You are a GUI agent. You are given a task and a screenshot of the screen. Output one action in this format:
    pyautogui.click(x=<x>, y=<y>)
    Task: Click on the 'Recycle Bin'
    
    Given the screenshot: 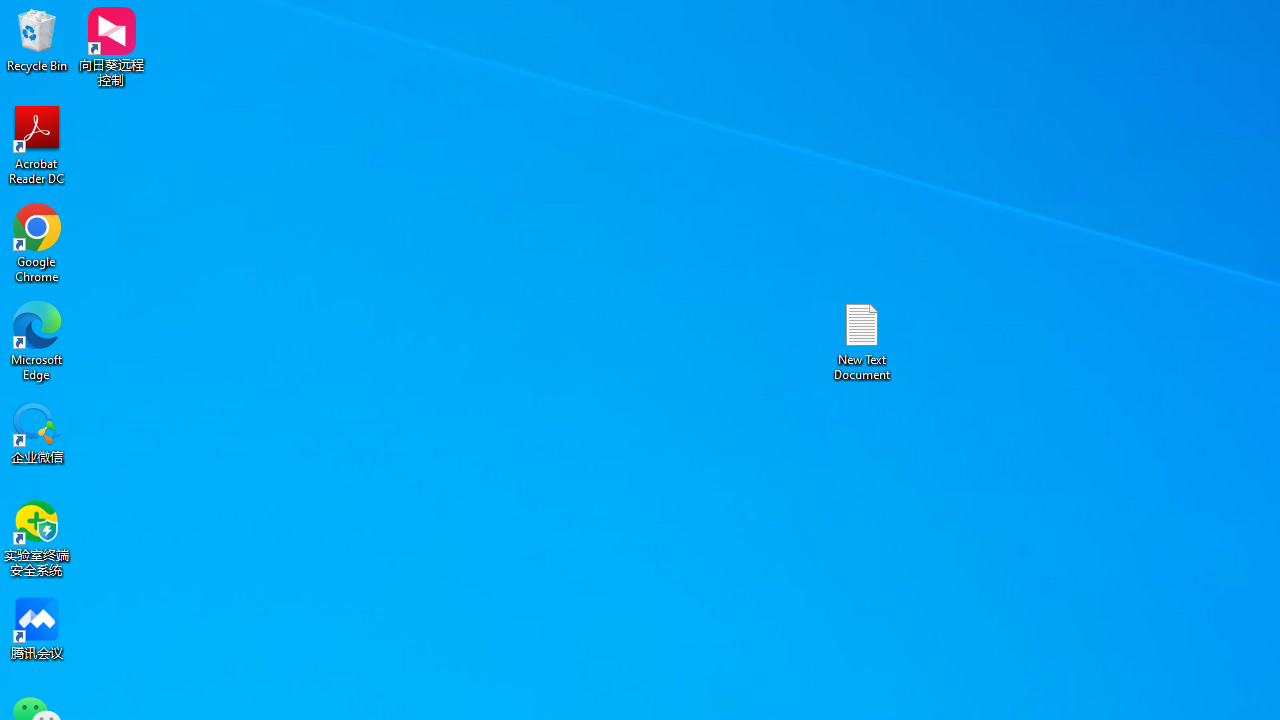 What is the action you would take?
    pyautogui.click(x=37, y=39)
    